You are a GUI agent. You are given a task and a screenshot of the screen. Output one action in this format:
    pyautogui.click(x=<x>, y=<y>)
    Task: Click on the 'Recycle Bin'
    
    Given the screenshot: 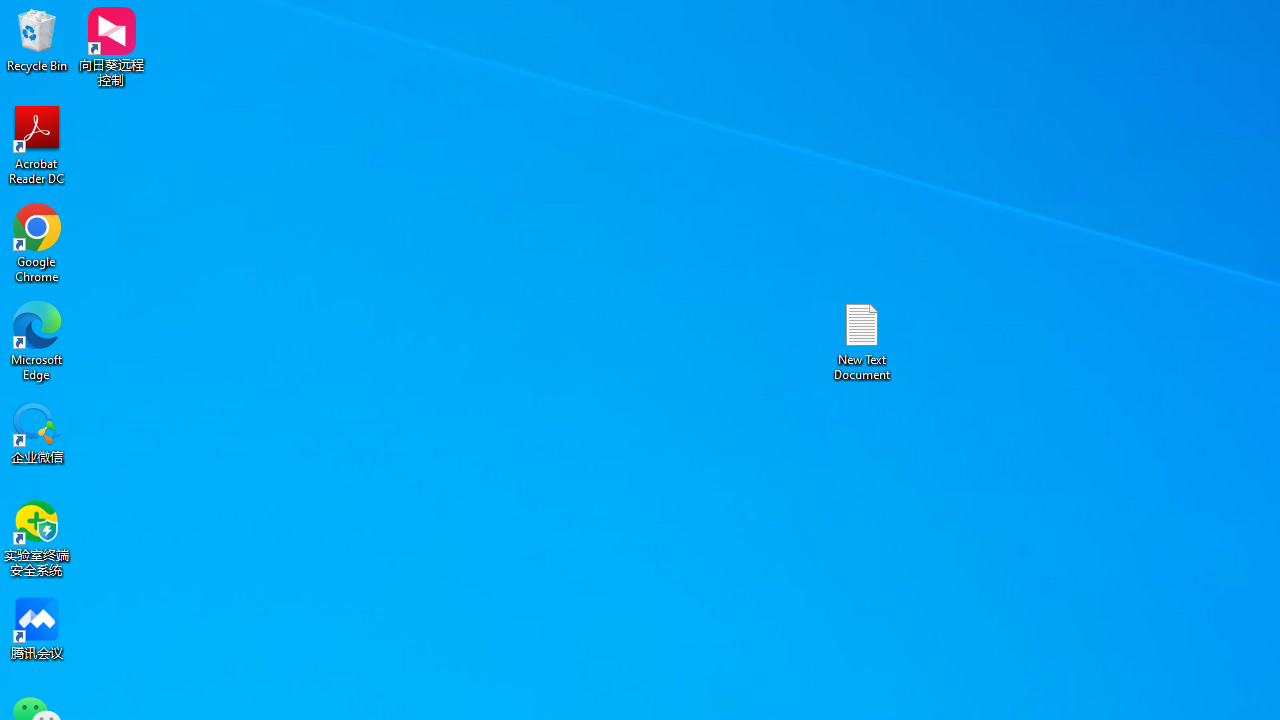 What is the action you would take?
    pyautogui.click(x=37, y=39)
    